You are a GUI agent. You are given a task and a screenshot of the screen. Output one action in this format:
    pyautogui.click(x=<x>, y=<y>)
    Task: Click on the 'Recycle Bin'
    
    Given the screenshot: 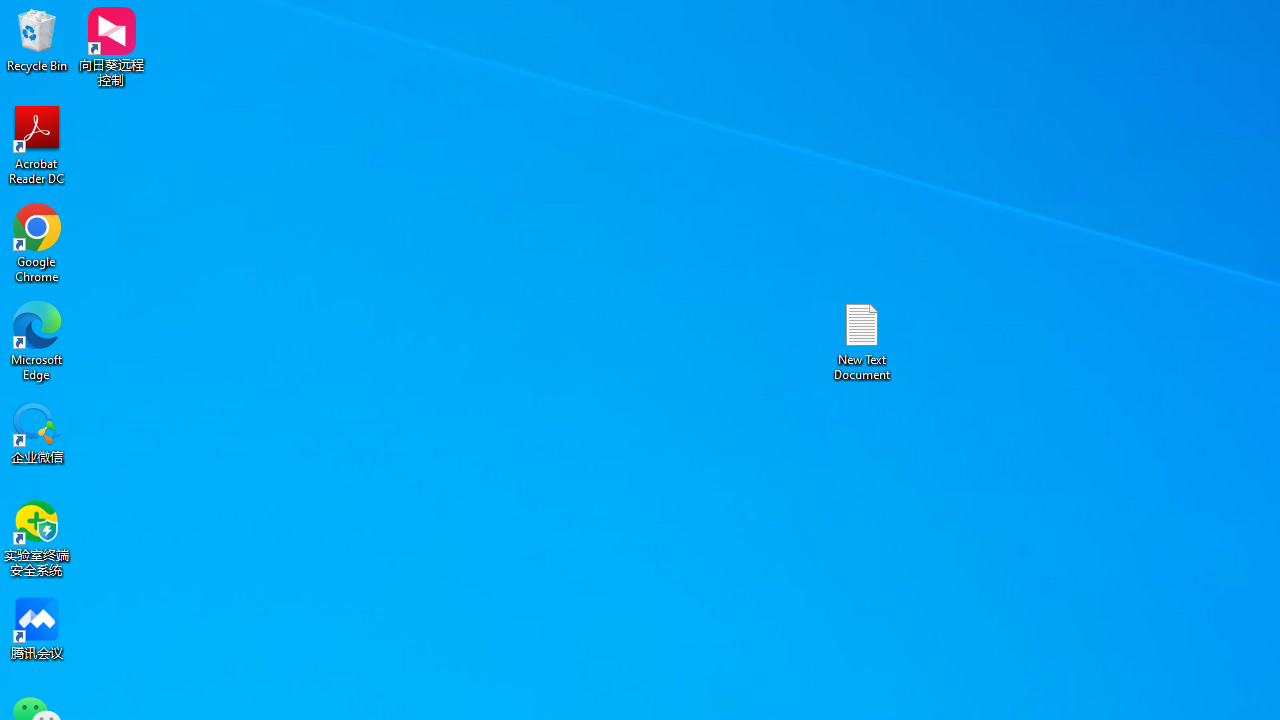 What is the action you would take?
    pyautogui.click(x=37, y=39)
    